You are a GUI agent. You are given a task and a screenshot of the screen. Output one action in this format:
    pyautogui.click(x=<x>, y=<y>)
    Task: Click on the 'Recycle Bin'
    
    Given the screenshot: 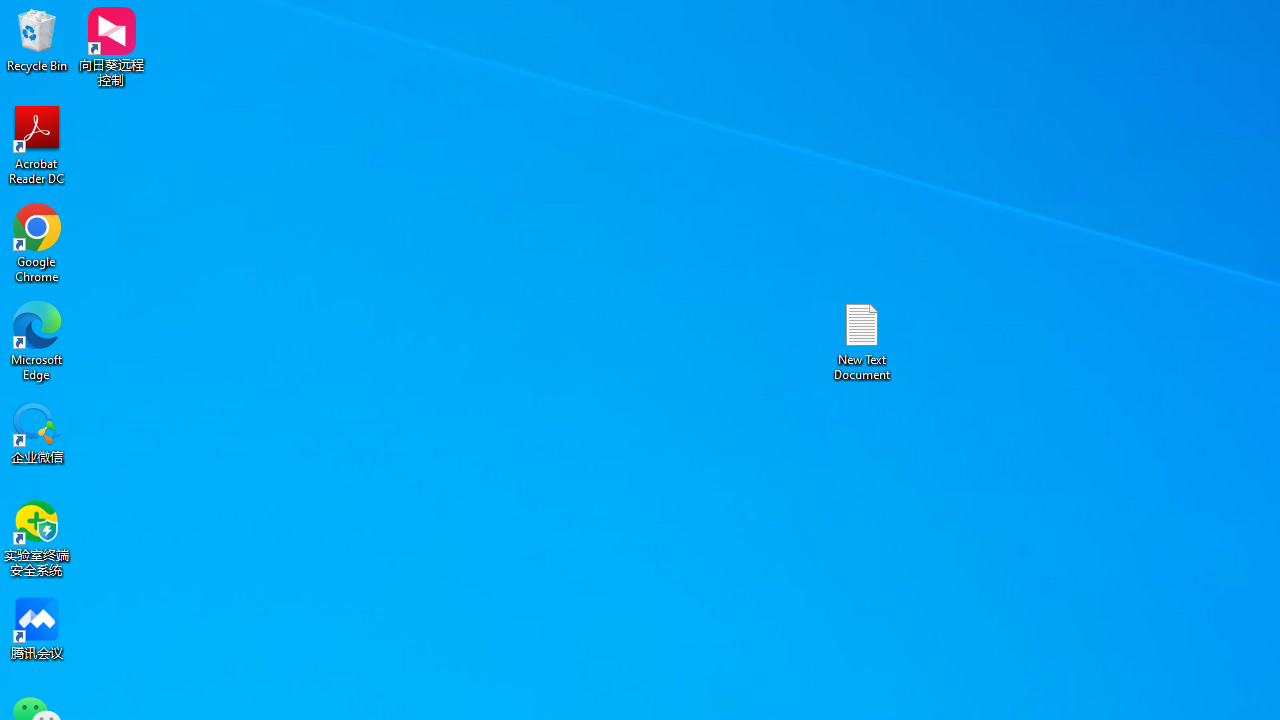 What is the action you would take?
    pyautogui.click(x=37, y=39)
    